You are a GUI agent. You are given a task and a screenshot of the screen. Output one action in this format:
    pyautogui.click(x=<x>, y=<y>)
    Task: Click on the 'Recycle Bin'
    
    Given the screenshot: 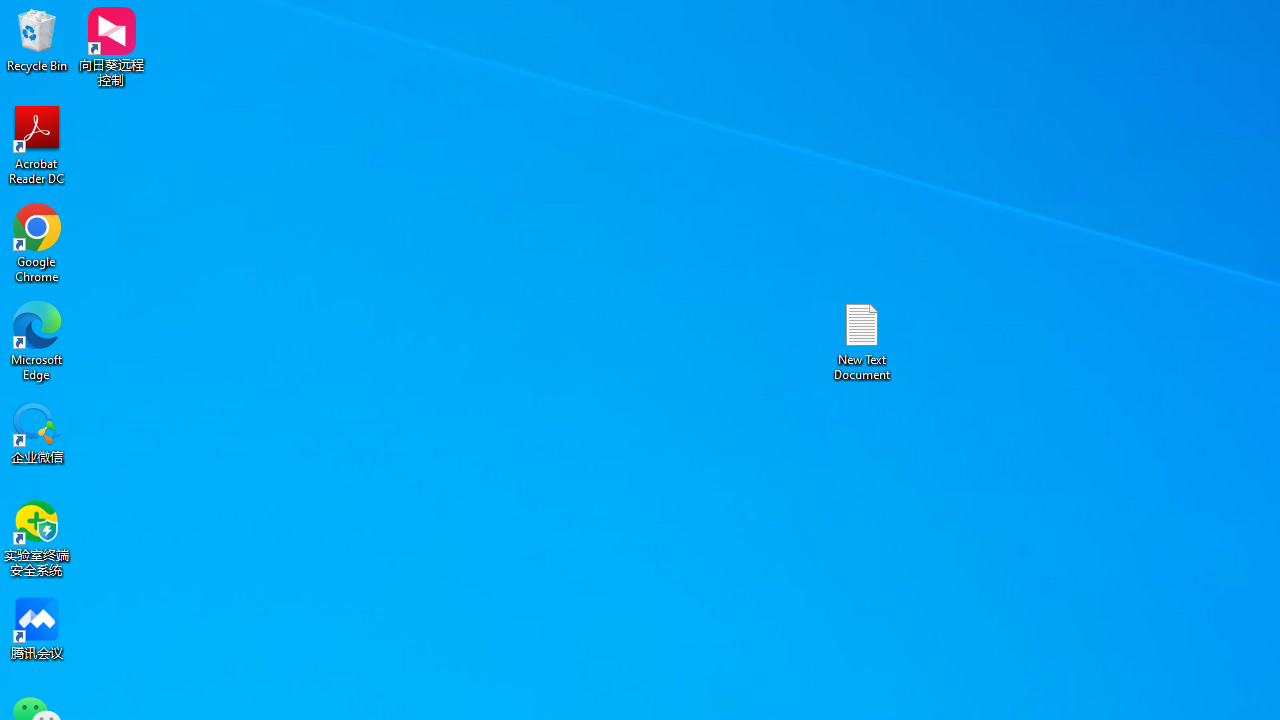 What is the action you would take?
    pyautogui.click(x=37, y=39)
    